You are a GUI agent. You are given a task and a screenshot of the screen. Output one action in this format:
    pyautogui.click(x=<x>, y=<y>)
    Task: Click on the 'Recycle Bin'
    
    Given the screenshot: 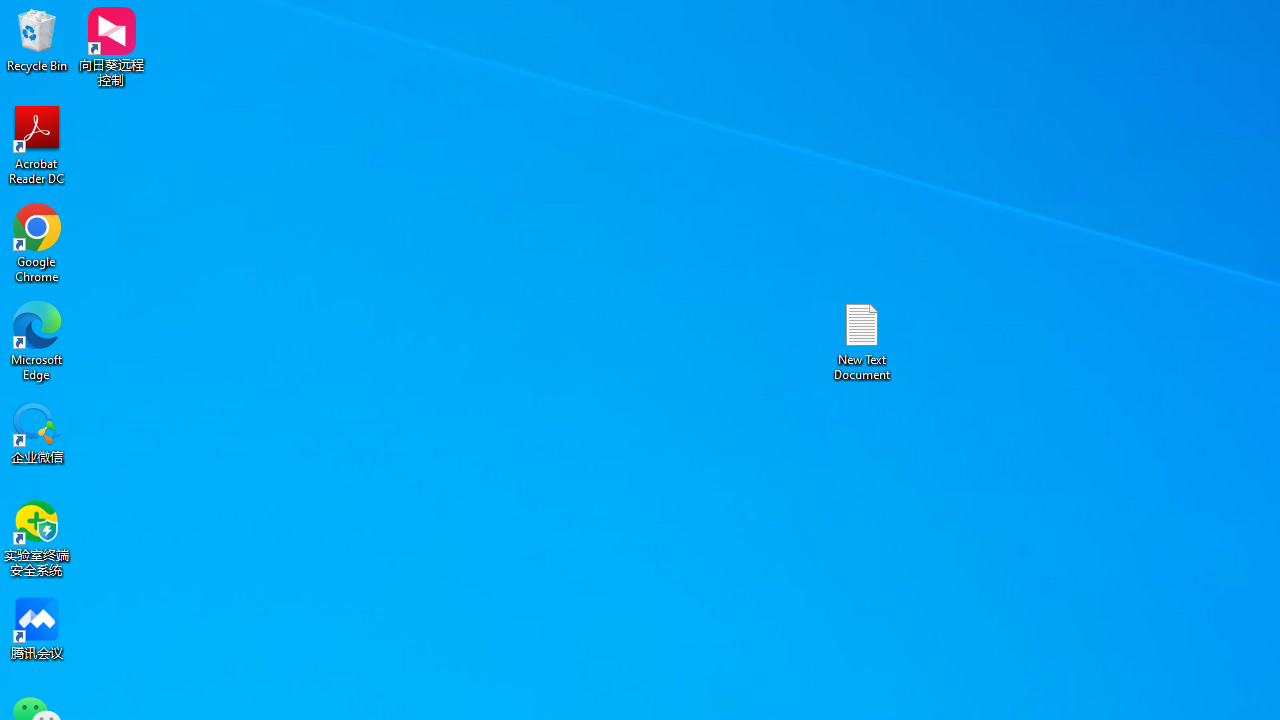 What is the action you would take?
    pyautogui.click(x=37, y=39)
    